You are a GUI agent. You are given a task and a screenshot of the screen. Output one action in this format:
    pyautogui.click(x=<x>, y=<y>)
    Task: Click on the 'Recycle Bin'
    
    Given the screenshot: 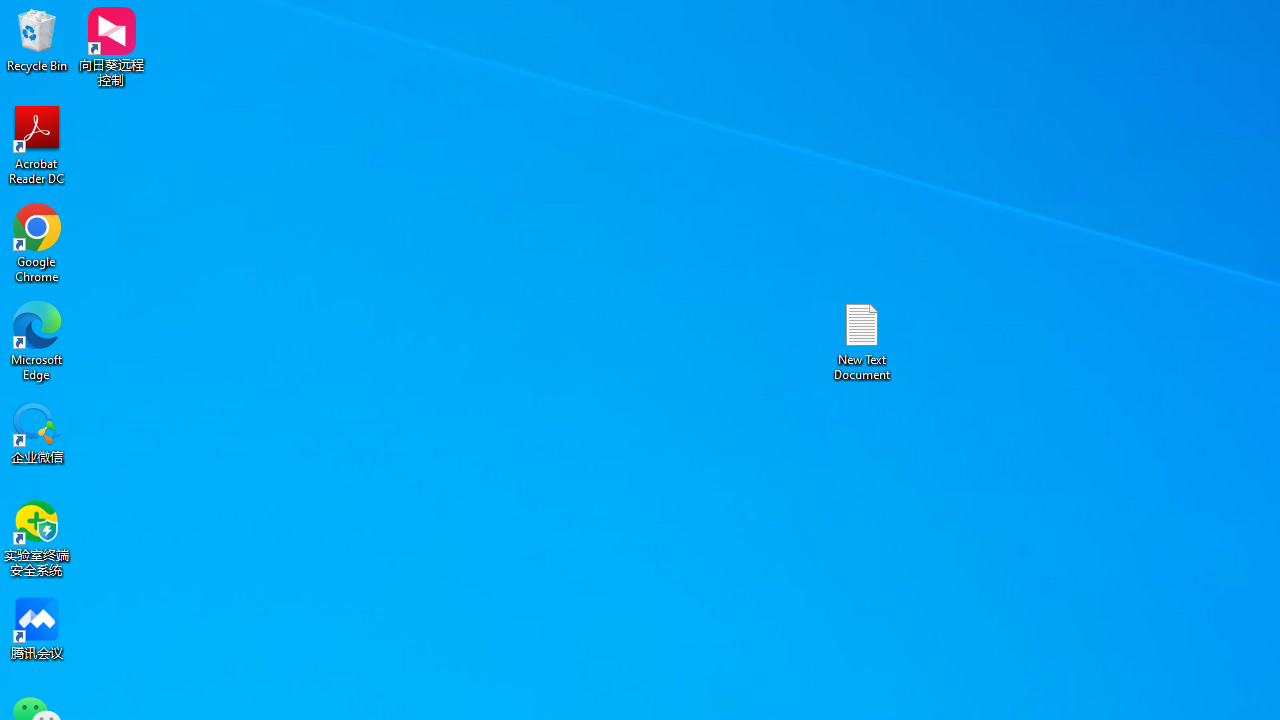 What is the action you would take?
    pyautogui.click(x=37, y=39)
    